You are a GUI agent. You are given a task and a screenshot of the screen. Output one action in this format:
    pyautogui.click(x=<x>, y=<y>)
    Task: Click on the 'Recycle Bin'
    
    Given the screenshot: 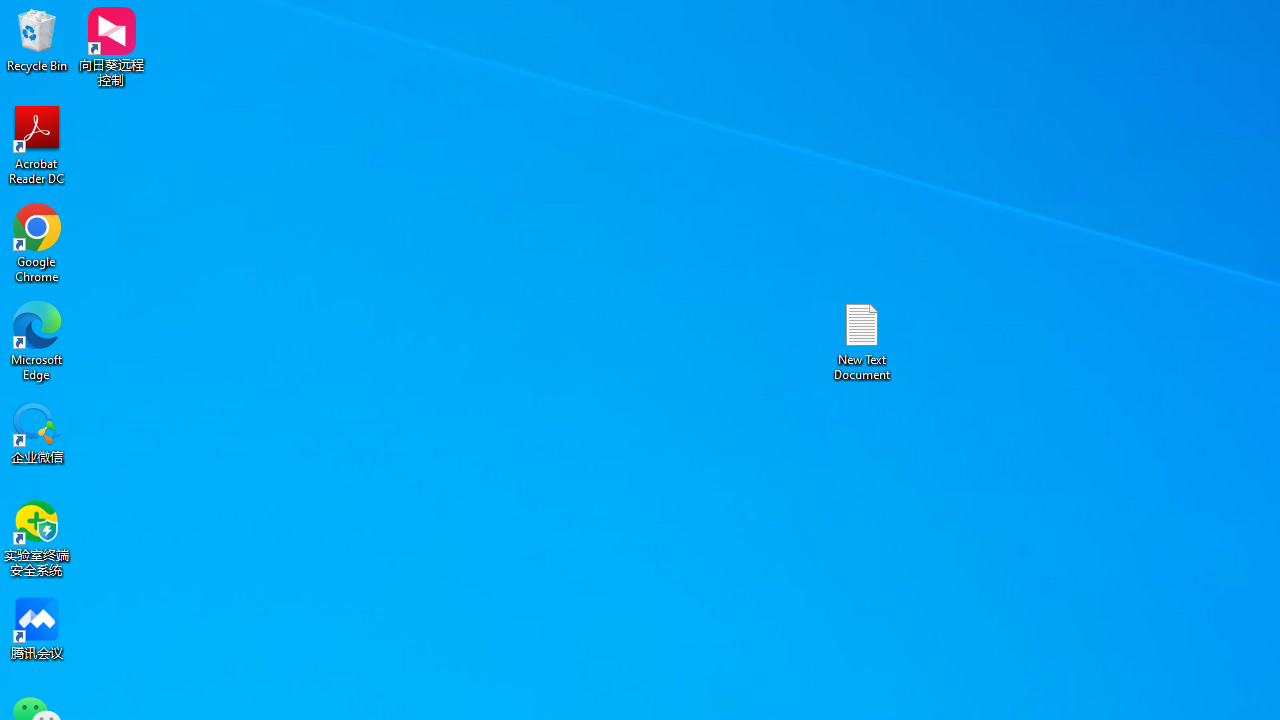 What is the action you would take?
    pyautogui.click(x=37, y=39)
    